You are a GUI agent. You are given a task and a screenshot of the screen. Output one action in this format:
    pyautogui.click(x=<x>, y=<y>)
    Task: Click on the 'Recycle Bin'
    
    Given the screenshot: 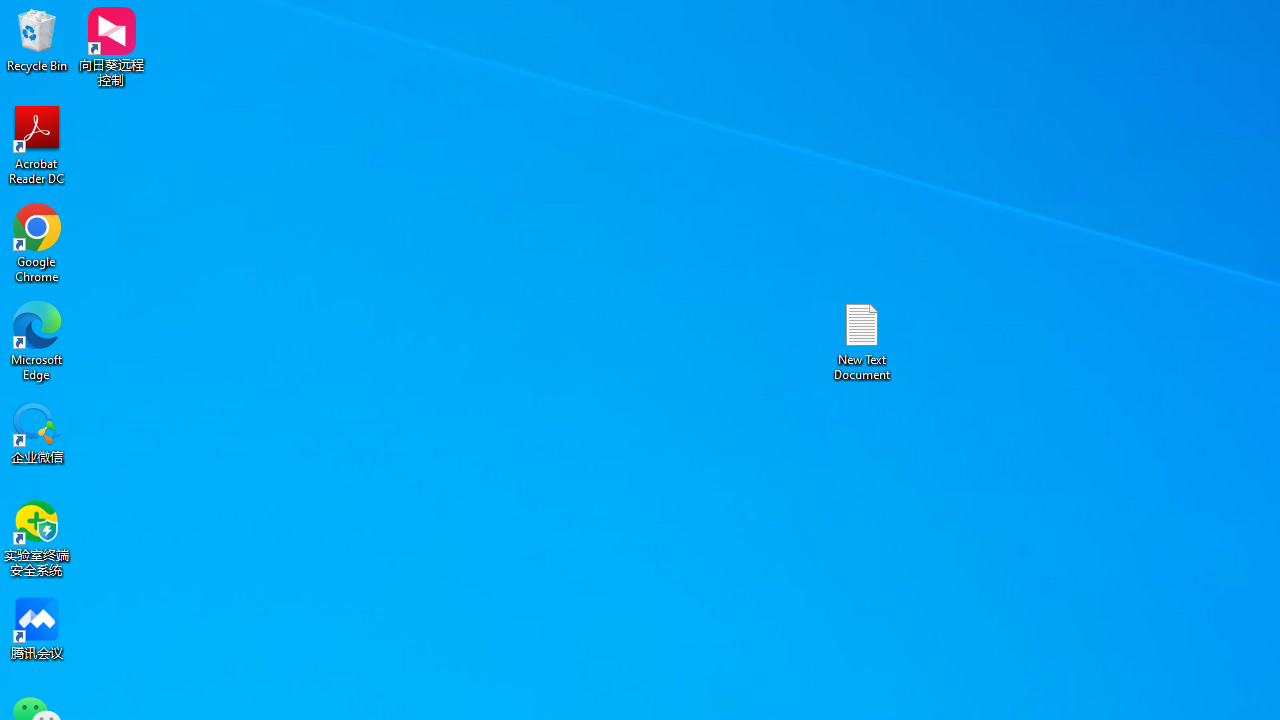 What is the action you would take?
    pyautogui.click(x=37, y=39)
    